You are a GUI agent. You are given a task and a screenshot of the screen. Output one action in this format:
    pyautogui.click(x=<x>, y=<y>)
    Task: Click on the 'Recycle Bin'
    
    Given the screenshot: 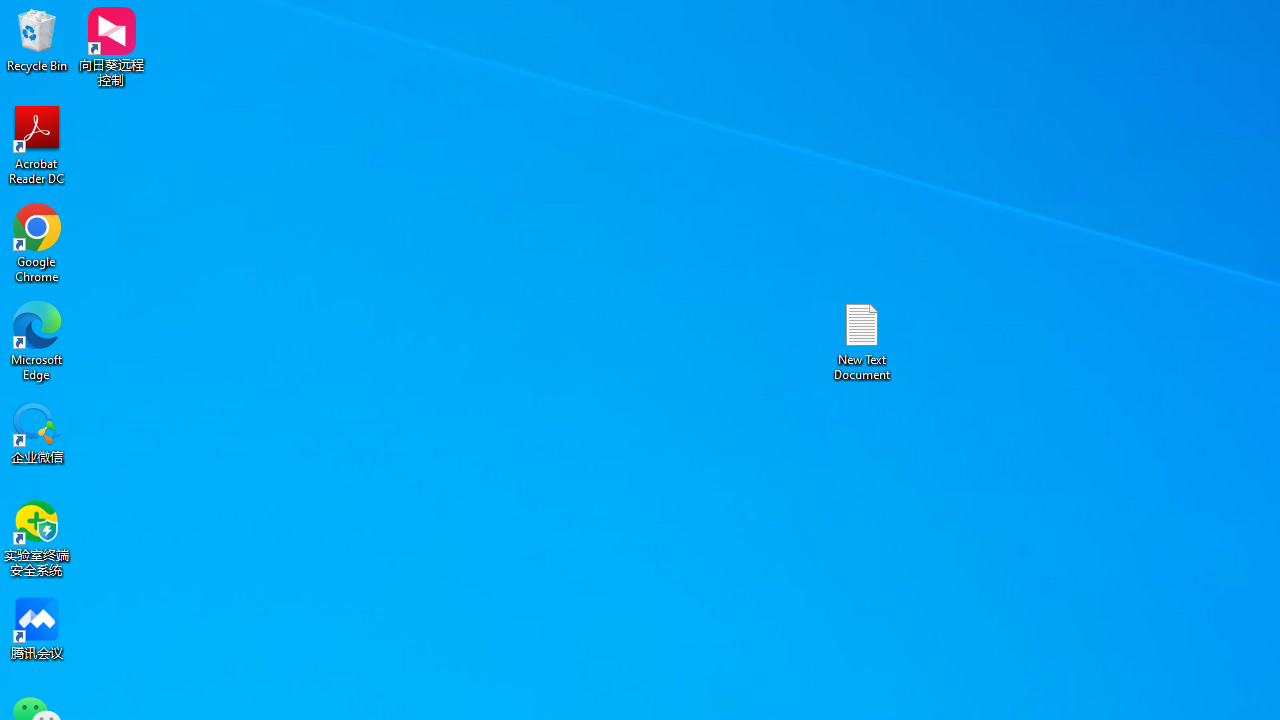 What is the action you would take?
    pyautogui.click(x=37, y=39)
    